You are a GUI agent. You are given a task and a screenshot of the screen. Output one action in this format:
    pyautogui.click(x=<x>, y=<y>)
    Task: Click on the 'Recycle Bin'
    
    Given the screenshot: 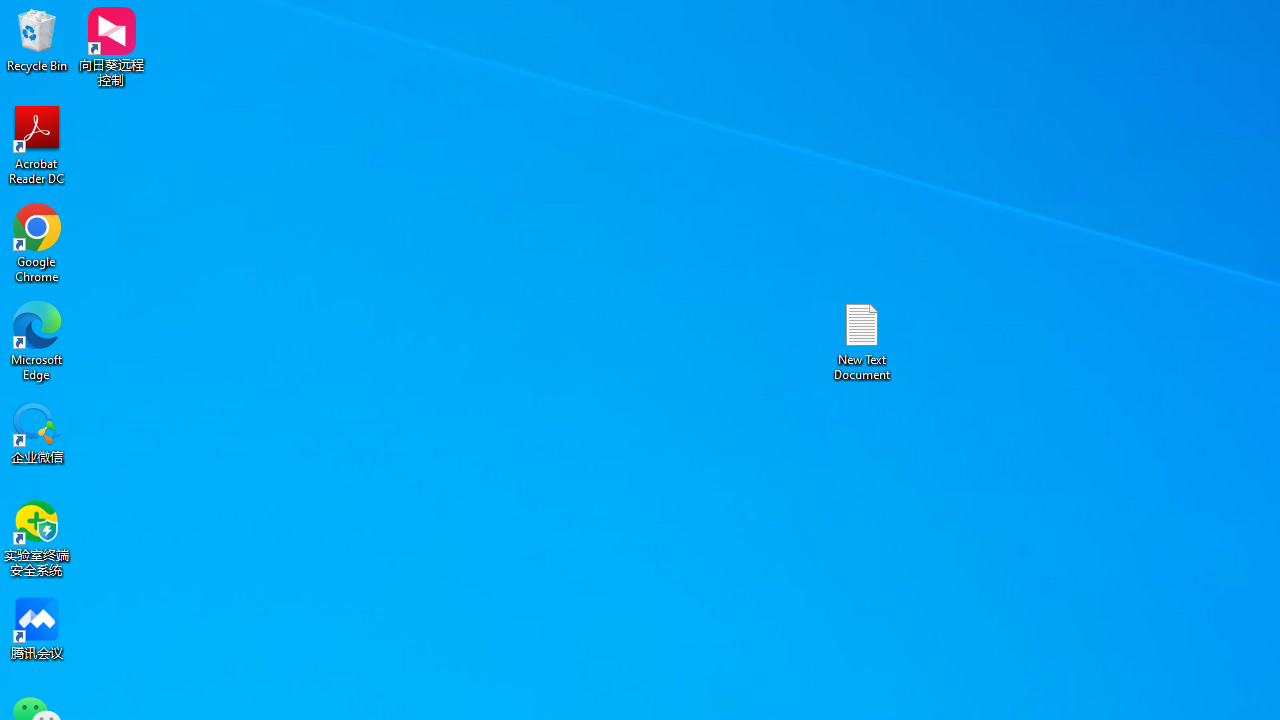 What is the action you would take?
    pyautogui.click(x=37, y=39)
    